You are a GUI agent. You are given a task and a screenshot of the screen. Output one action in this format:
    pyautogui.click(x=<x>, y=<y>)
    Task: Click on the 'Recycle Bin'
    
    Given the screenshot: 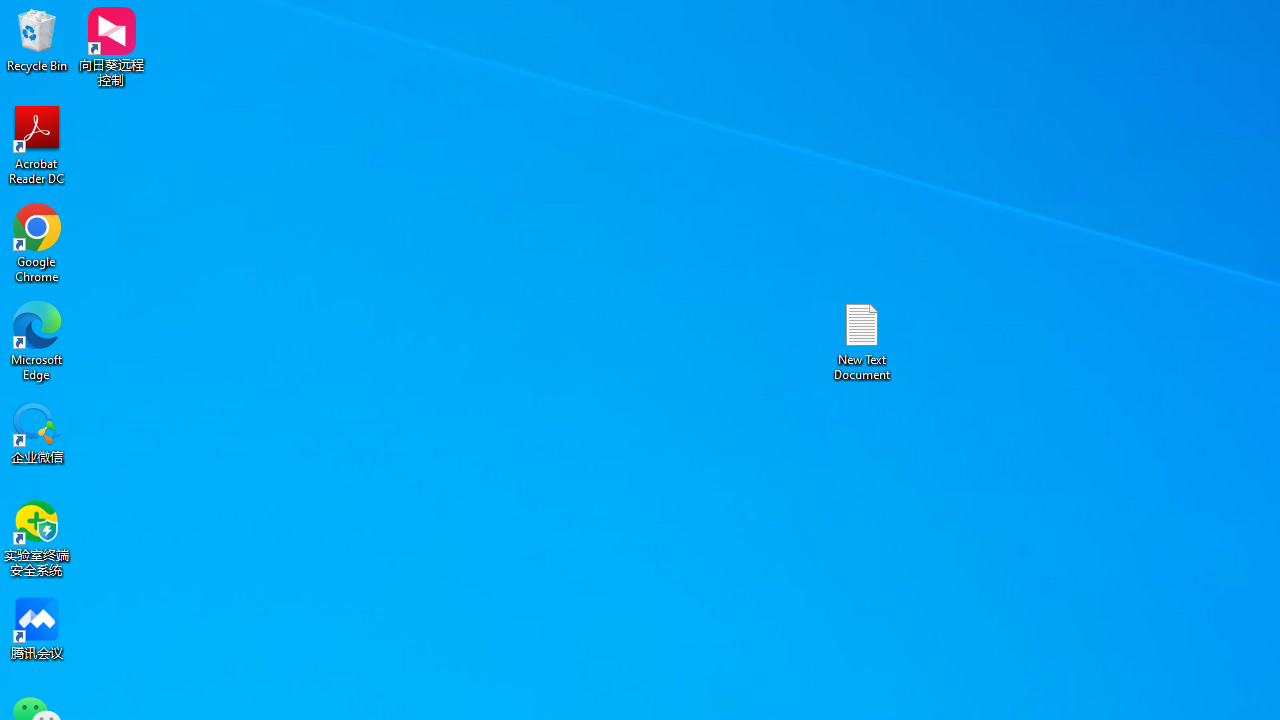 What is the action you would take?
    pyautogui.click(x=37, y=39)
    